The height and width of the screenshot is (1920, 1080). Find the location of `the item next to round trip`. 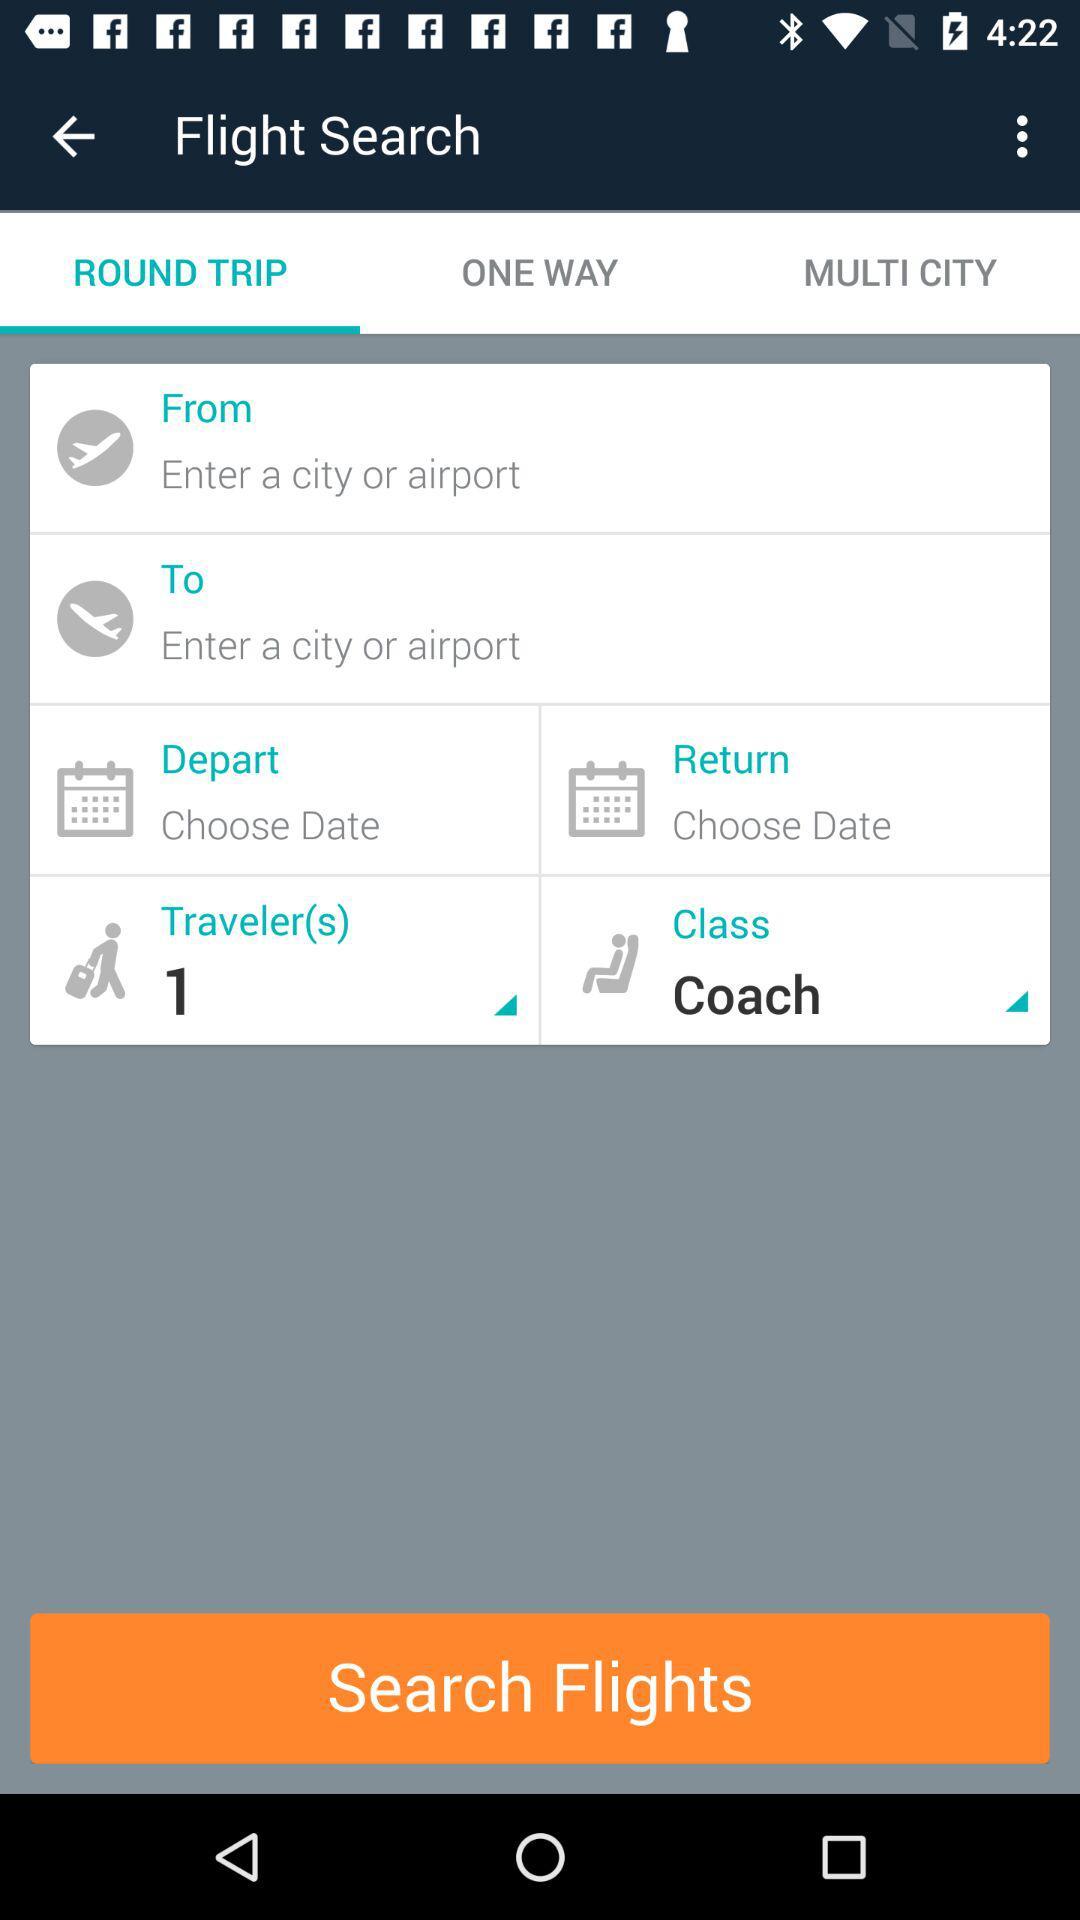

the item next to round trip is located at coordinates (540, 272).